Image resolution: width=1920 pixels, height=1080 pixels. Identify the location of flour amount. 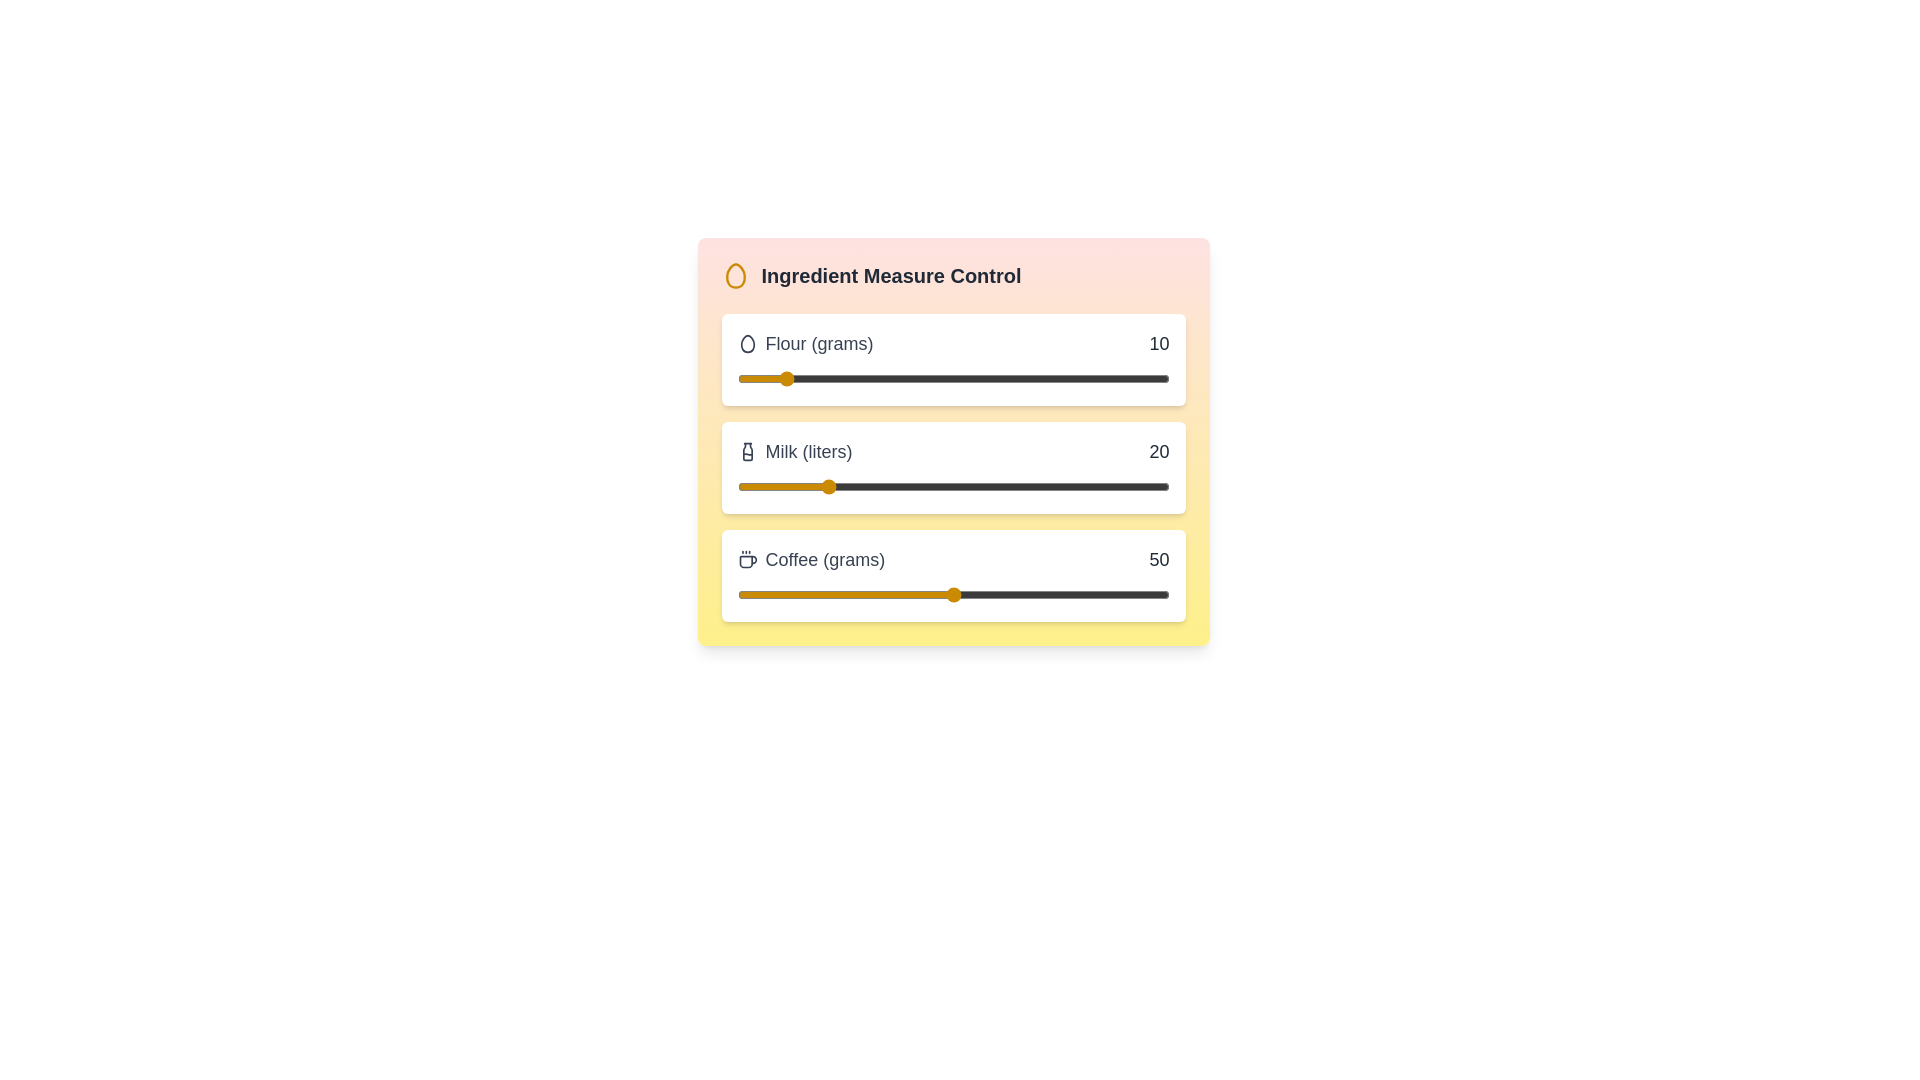
(956, 378).